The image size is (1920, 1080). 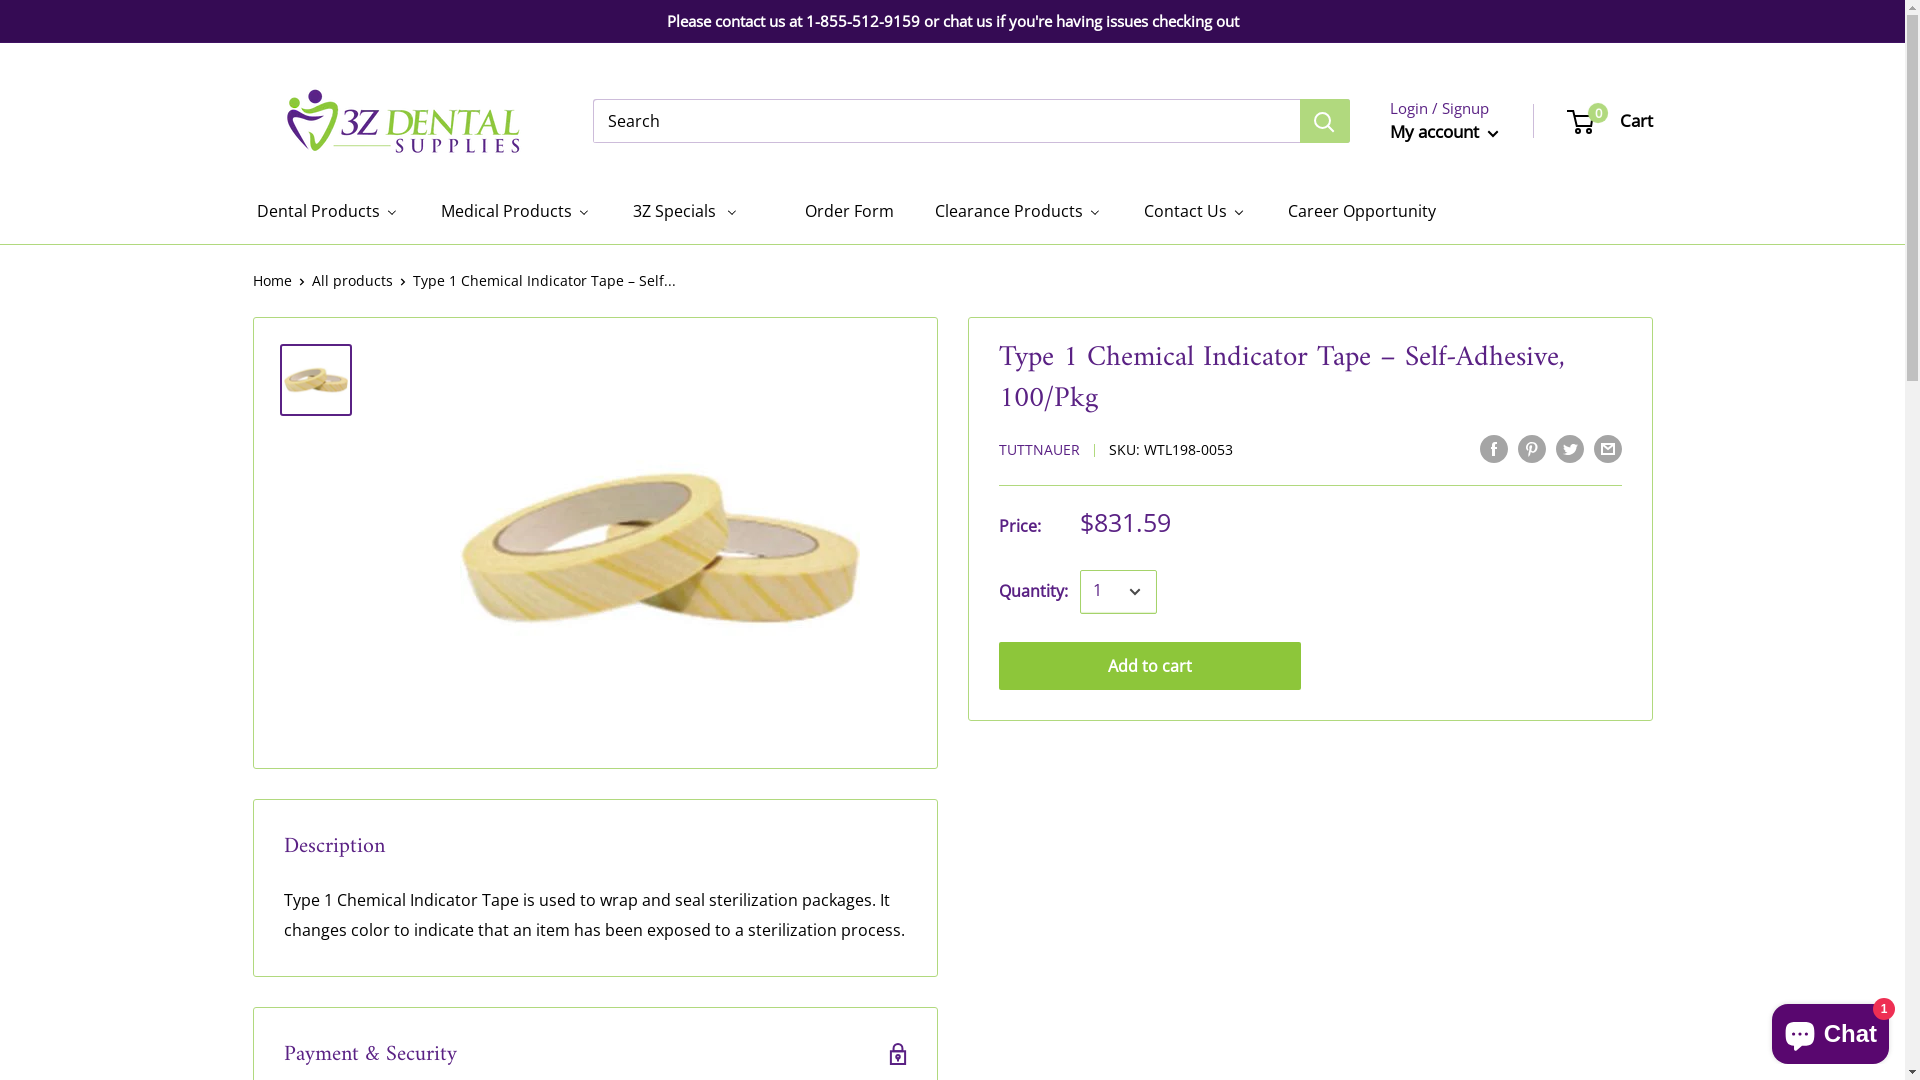 What do you see at coordinates (1830, 1029) in the screenshot?
I see `'Shopify online store chat'` at bounding box center [1830, 1029].